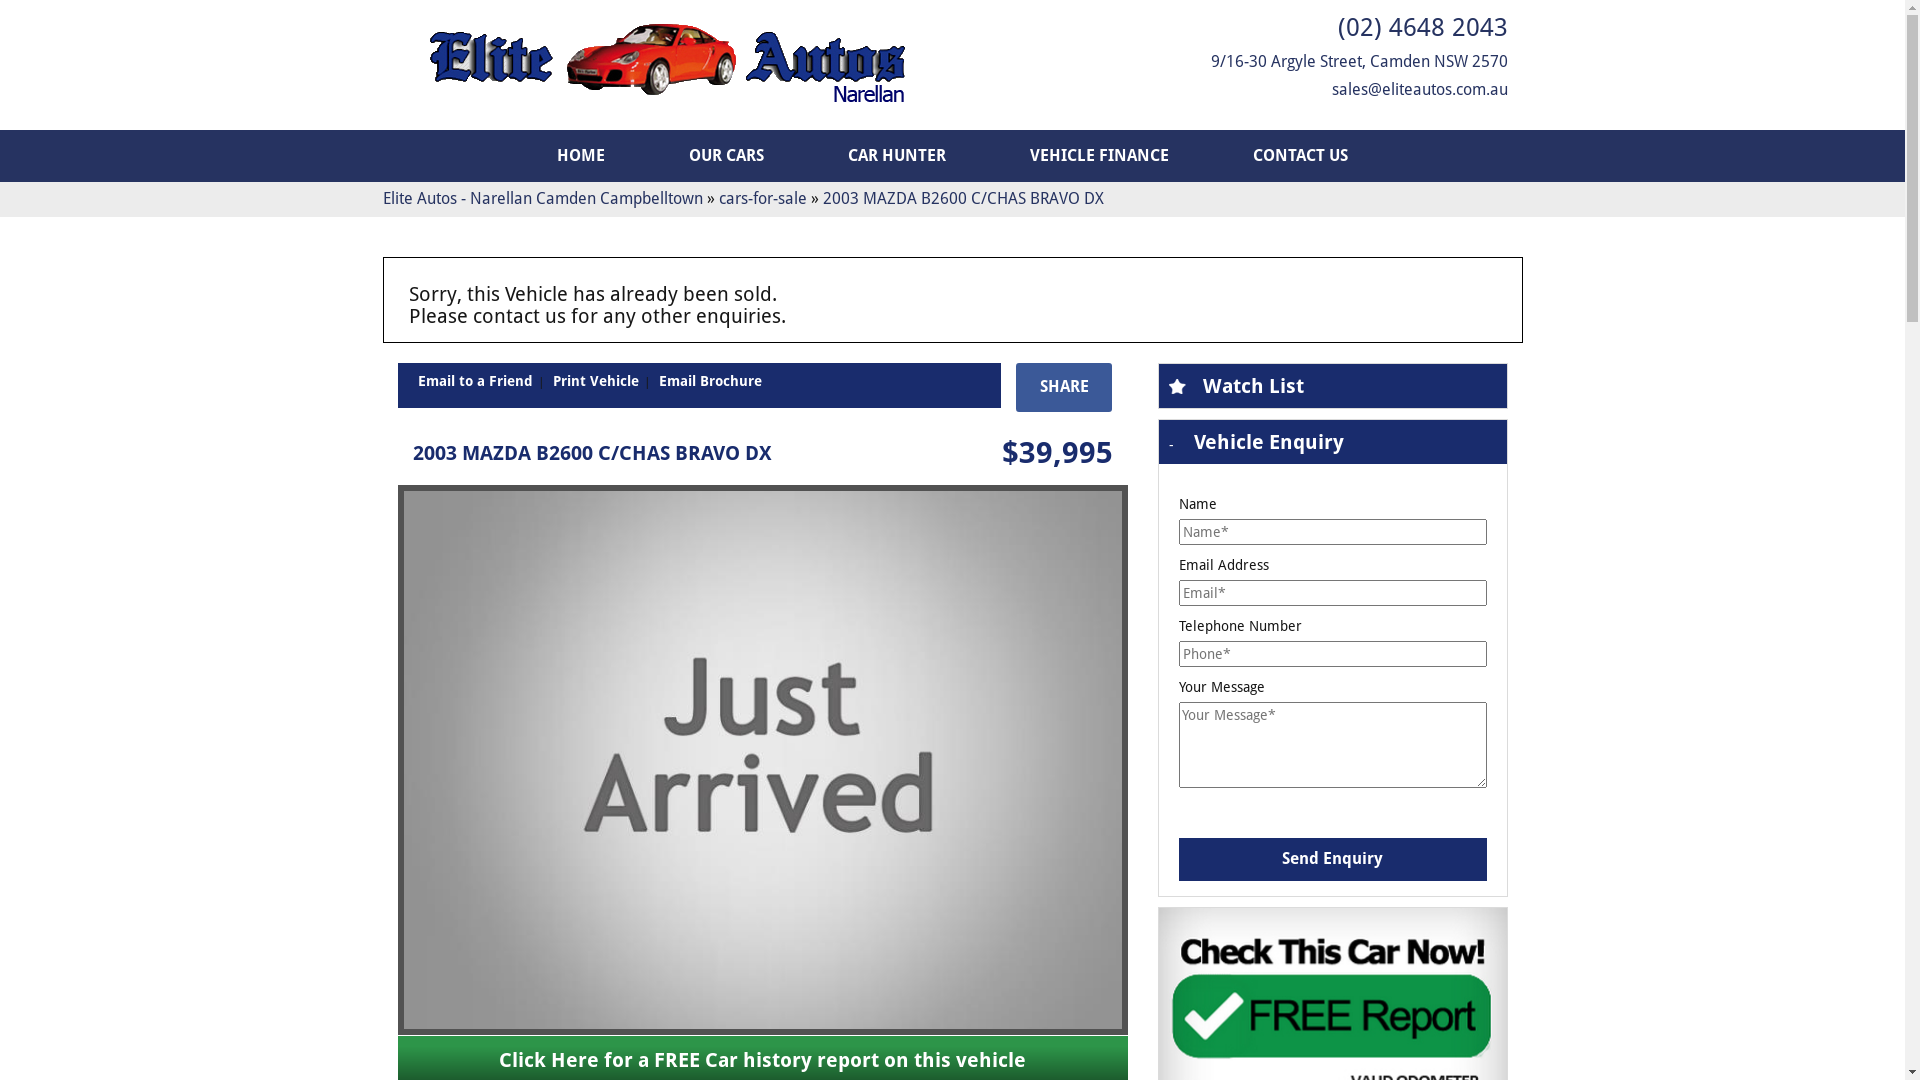 The height and width of the screenshot is (1080, 1920). I want to click on 'HOME', so click(517, 154).